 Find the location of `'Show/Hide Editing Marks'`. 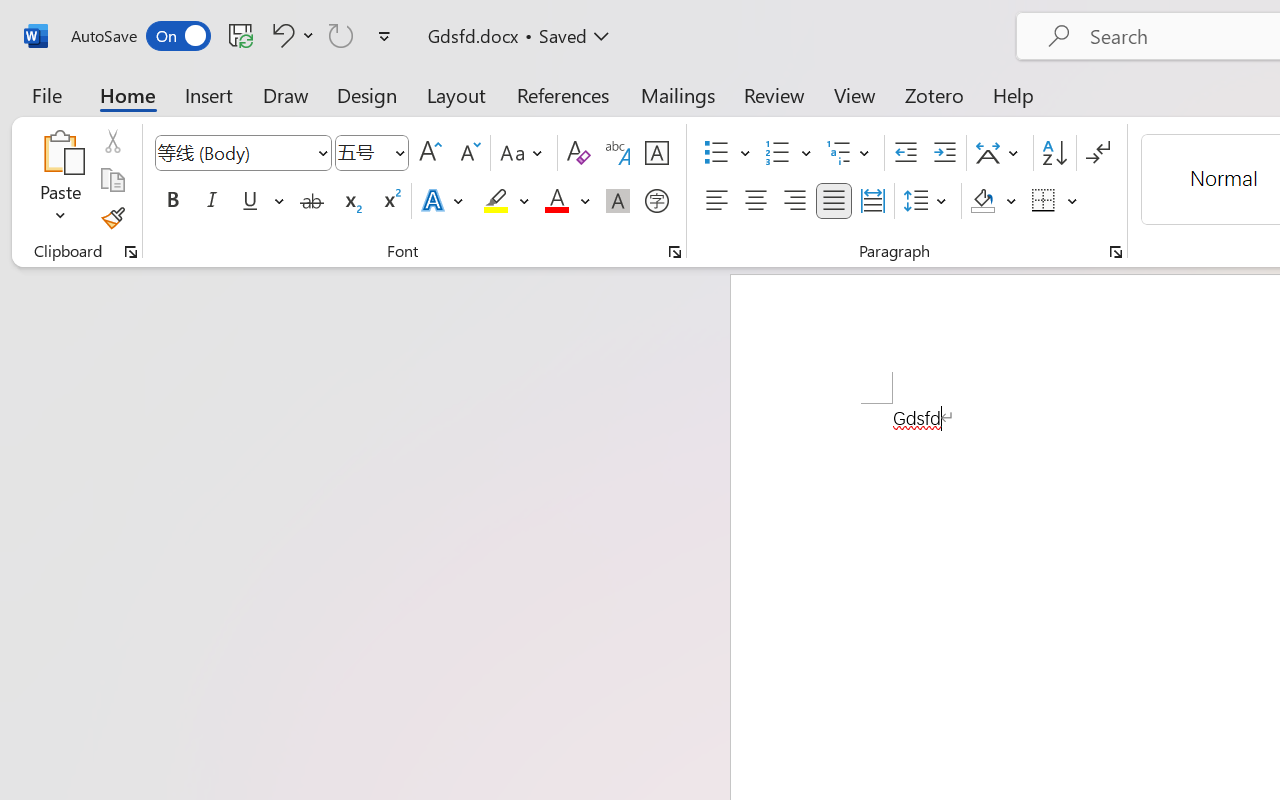

'Show/Hide Editing Marks' is located at coordinates (1097, 153).